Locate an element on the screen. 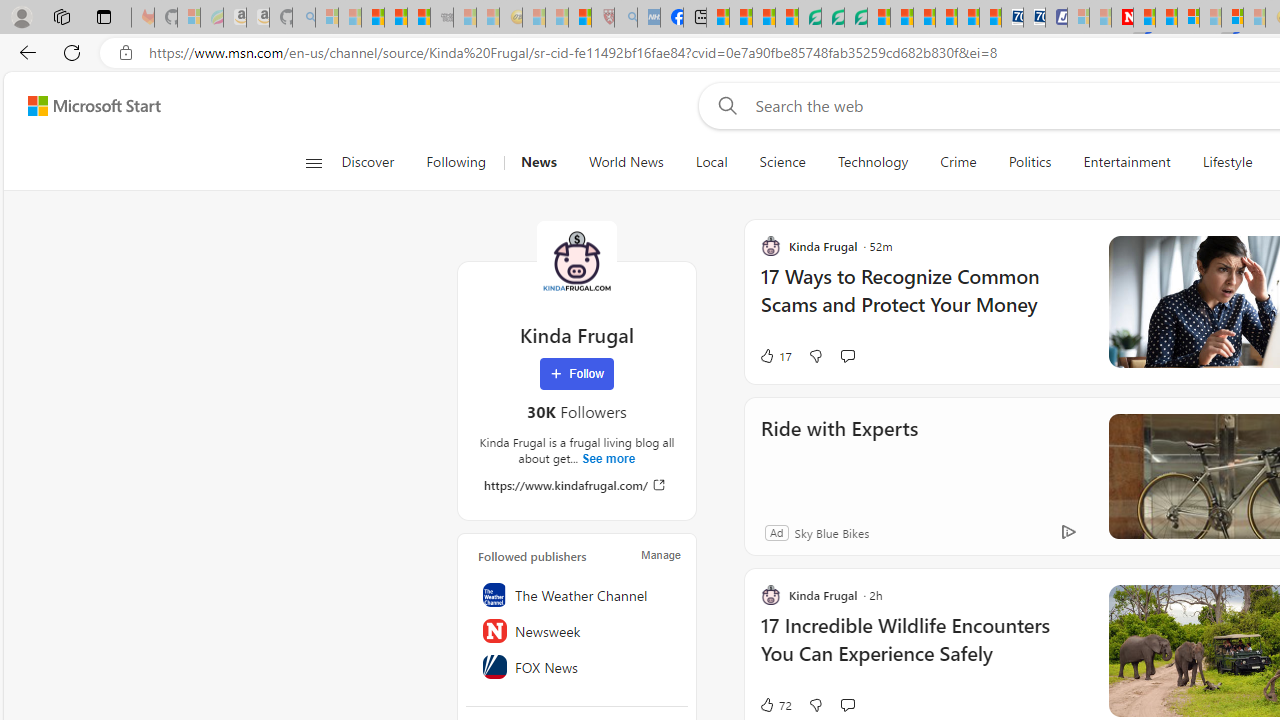  'World News' is located at coordinates (624, 162).